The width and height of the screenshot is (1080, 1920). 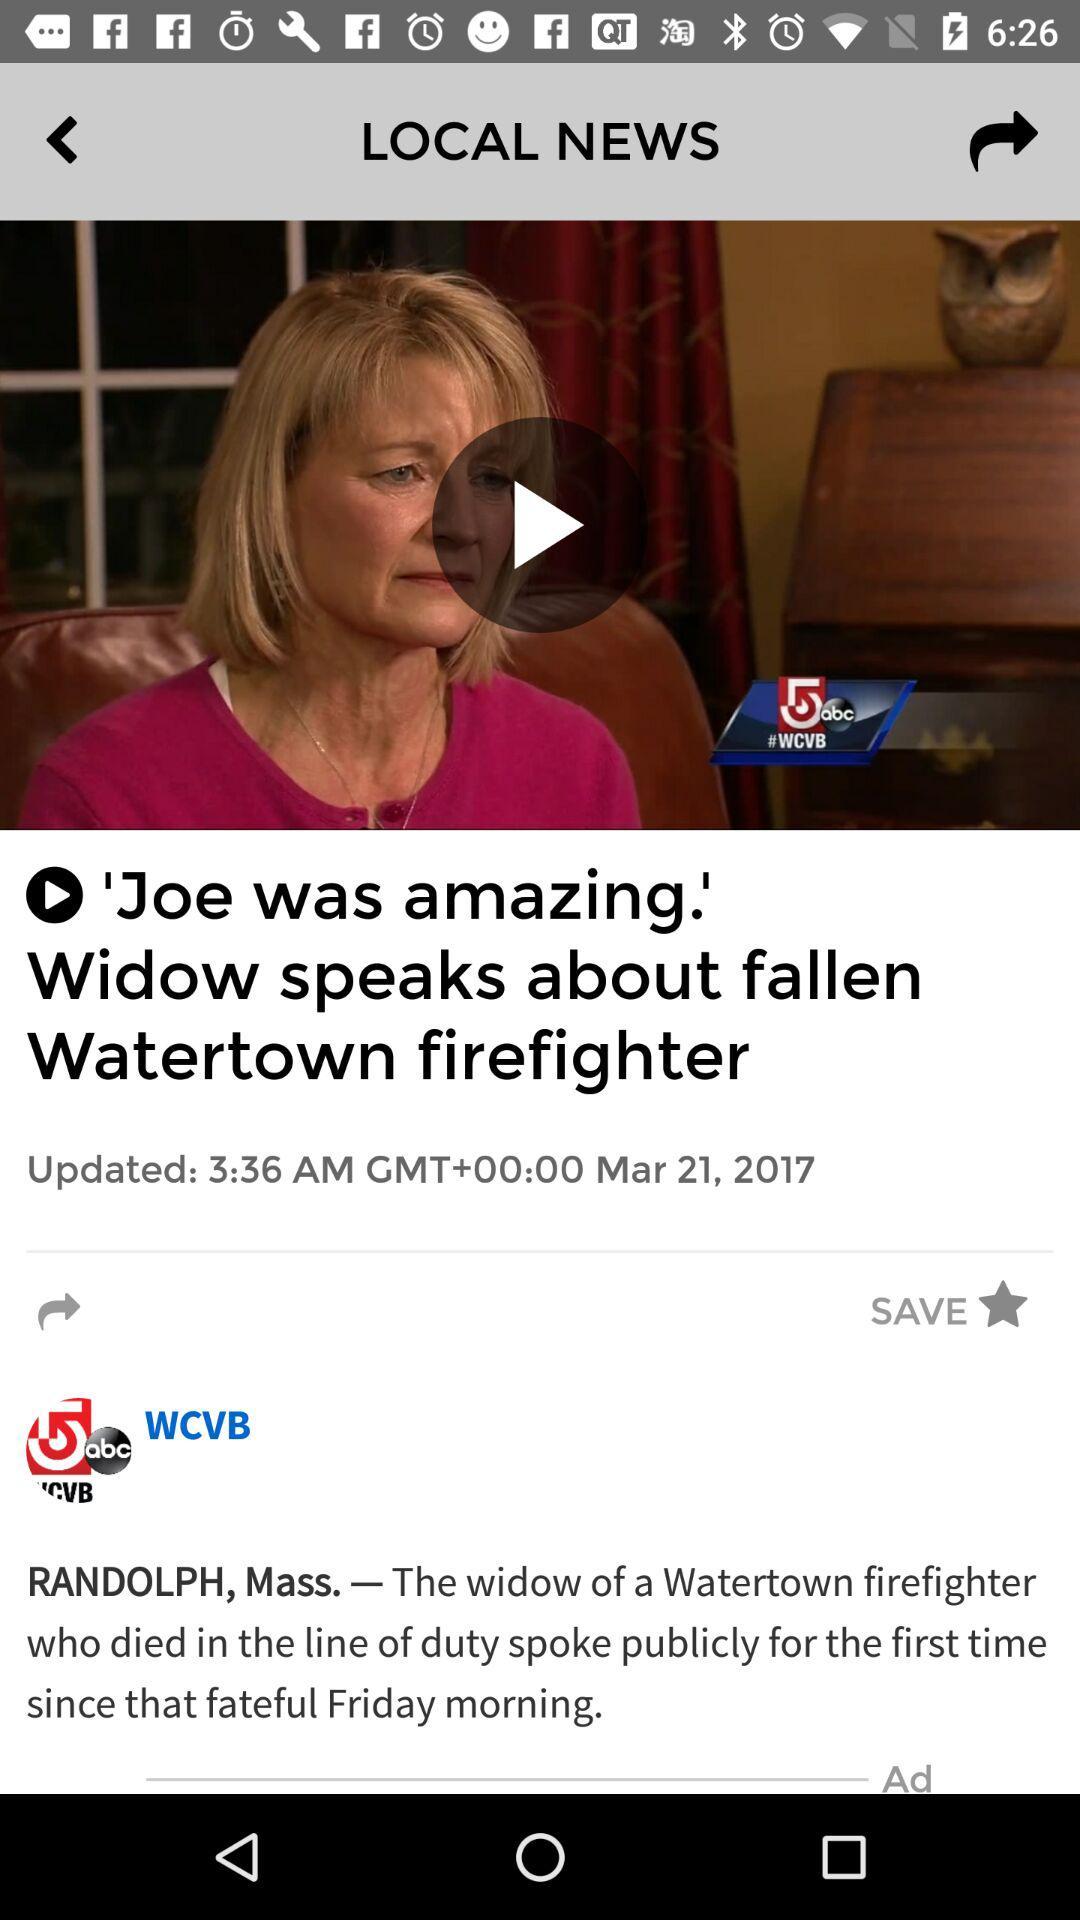 What do you see at coordinates (919, 1312) in the screenshot?
I see `the save` at bounding box center [919, 1312].